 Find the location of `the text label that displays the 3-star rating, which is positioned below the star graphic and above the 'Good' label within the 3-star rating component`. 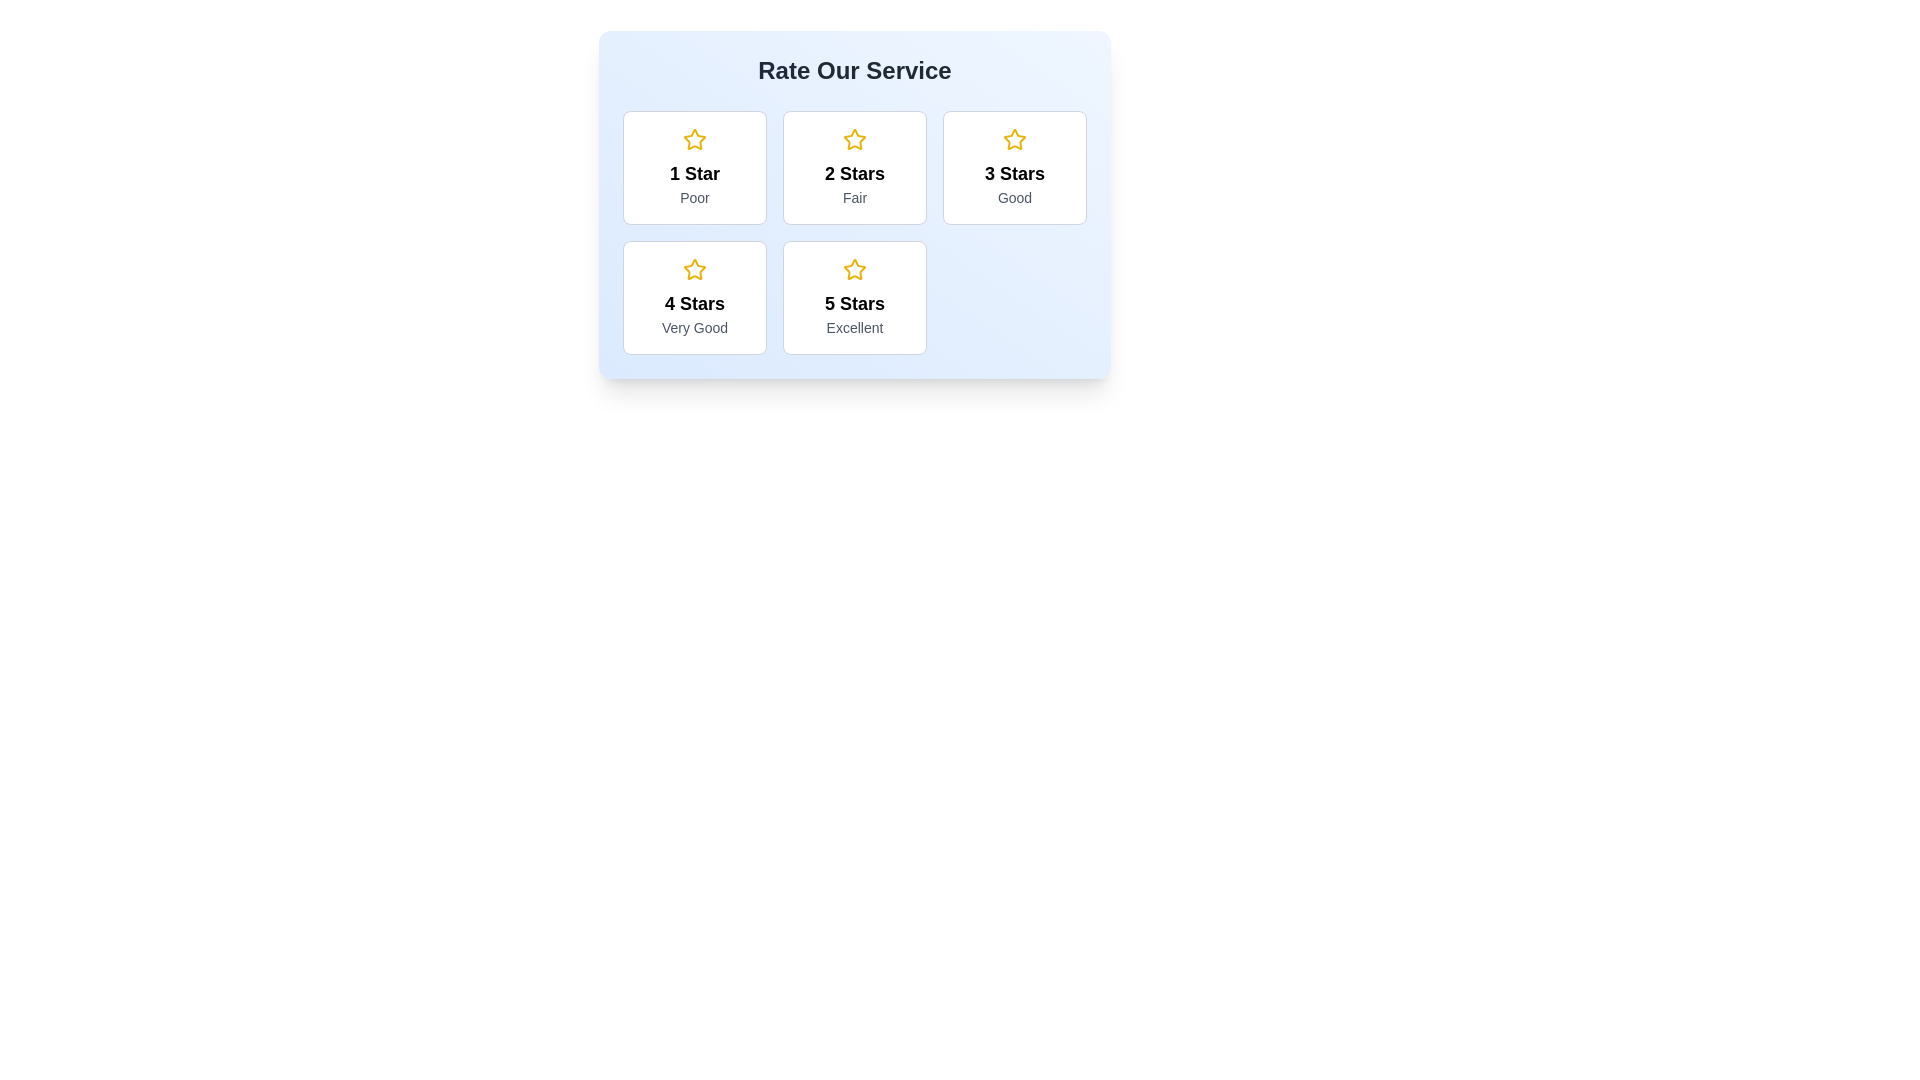

the text label that displays the 3-star rating, which is positioned below the star graphic and above the 'Good' label within the 3-star rating component is located at coordinates (1014, 172).